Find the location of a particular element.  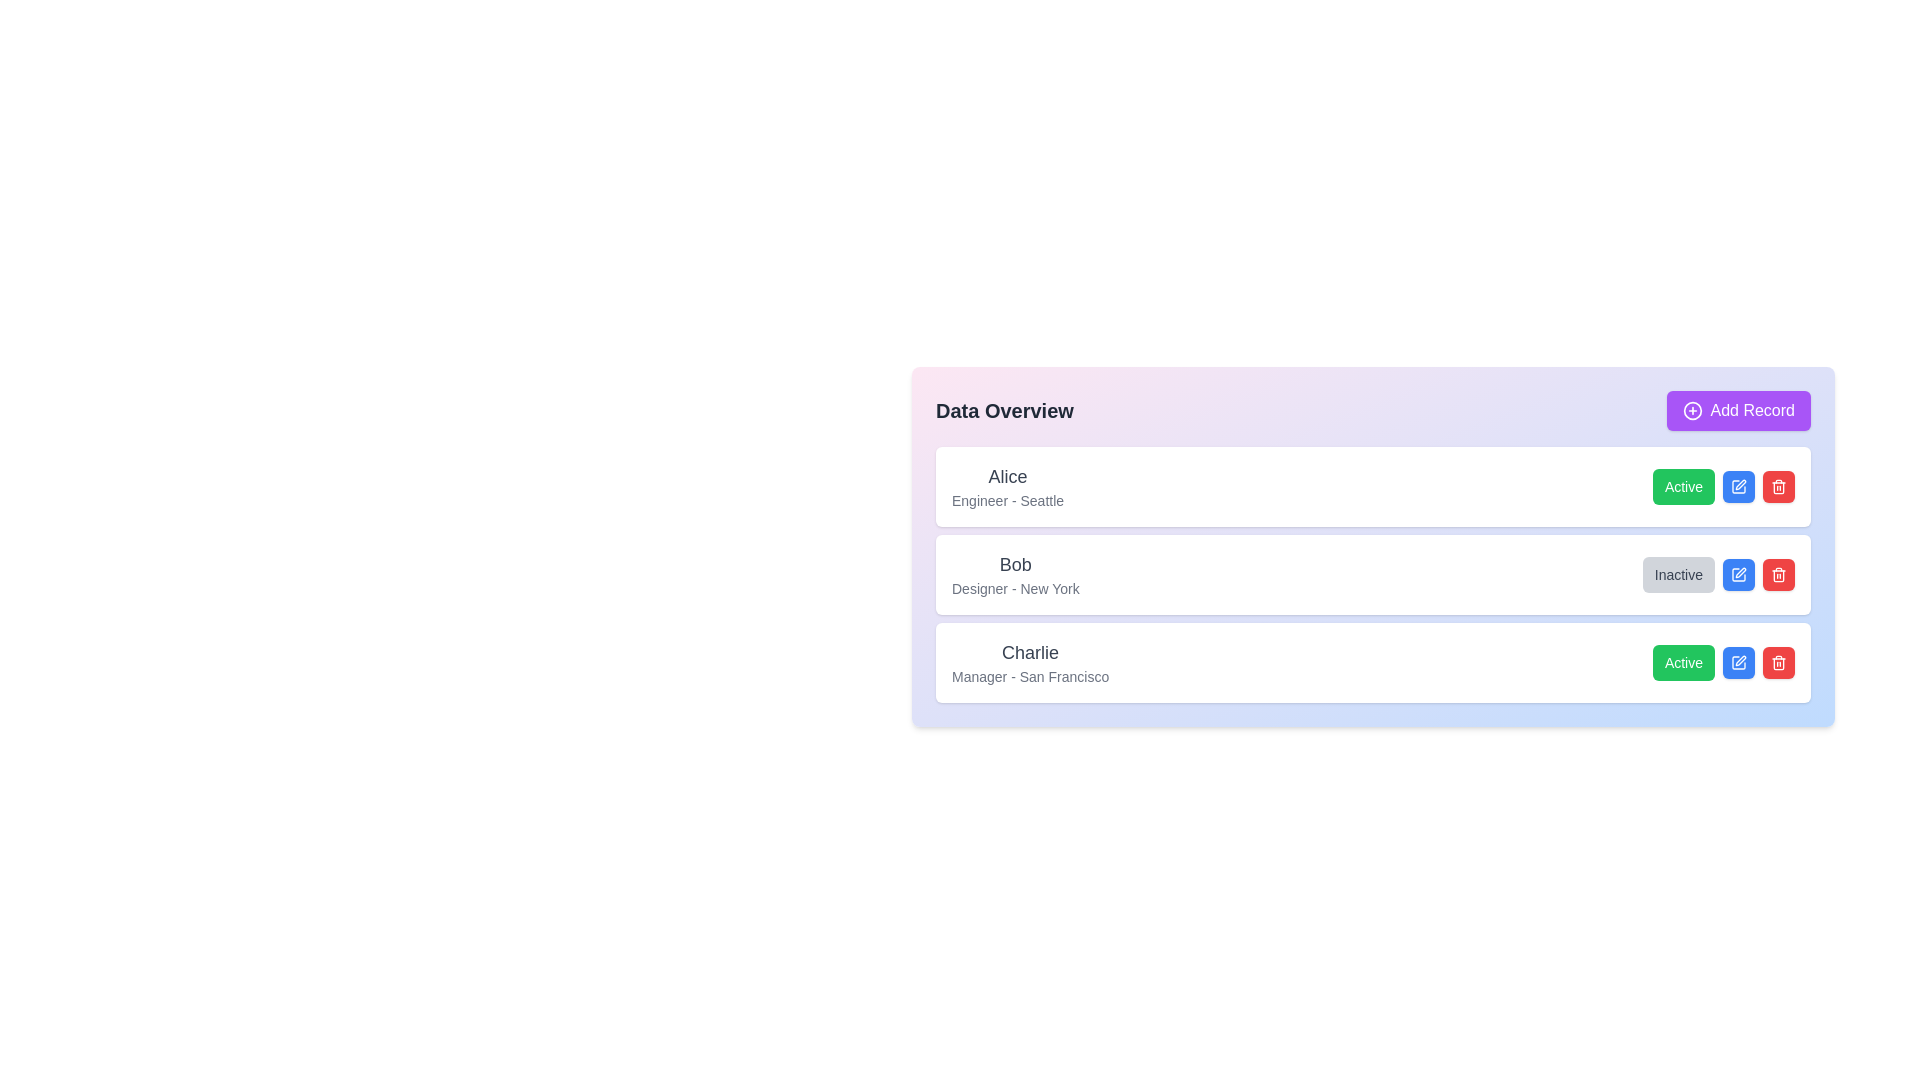

the 'Add Record' button, which is a purple button with white text located in the top-right corner of the interactive panel is located at coordinates (1691, 410).